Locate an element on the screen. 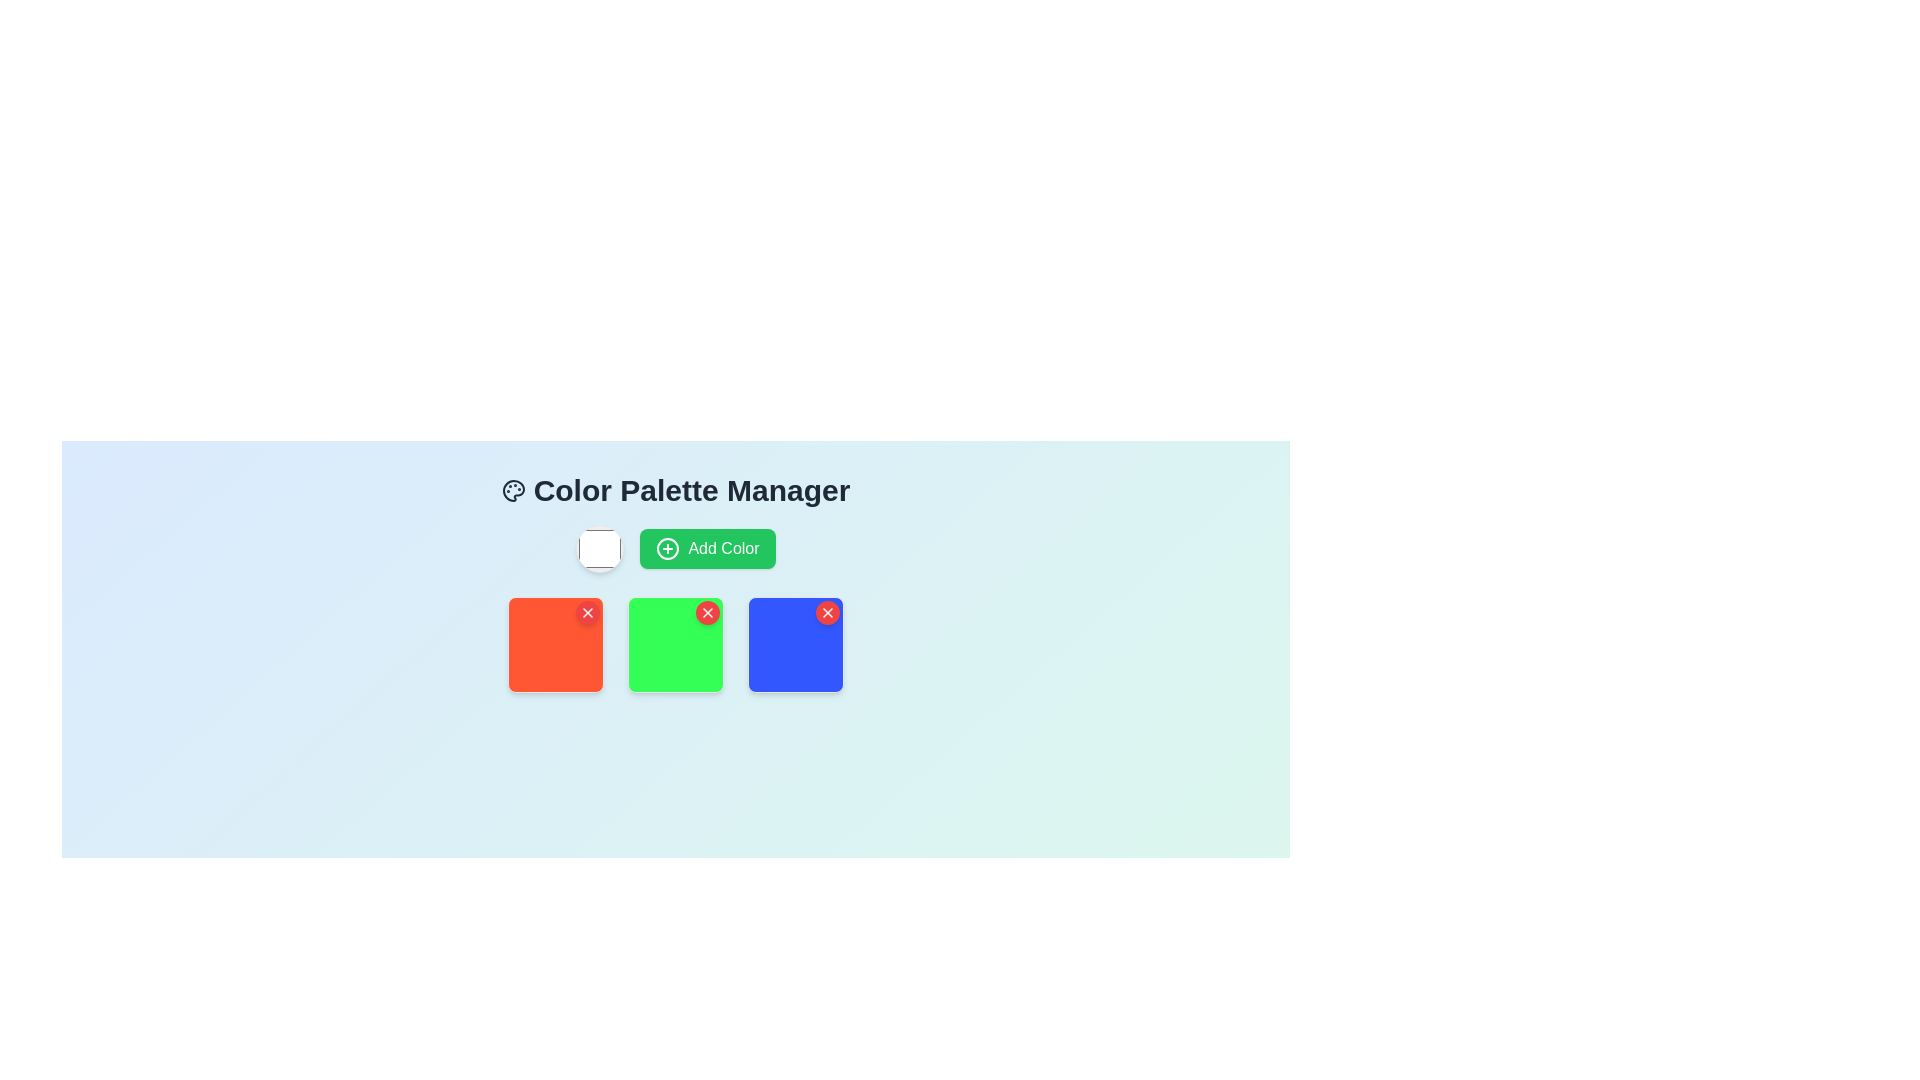 The height and width of the screenshot is (1080, 1920). the red circular button with a white 'X' icon located at the top-right corner of the square card to trigger the color change effect is located at coordinates (587, 612).